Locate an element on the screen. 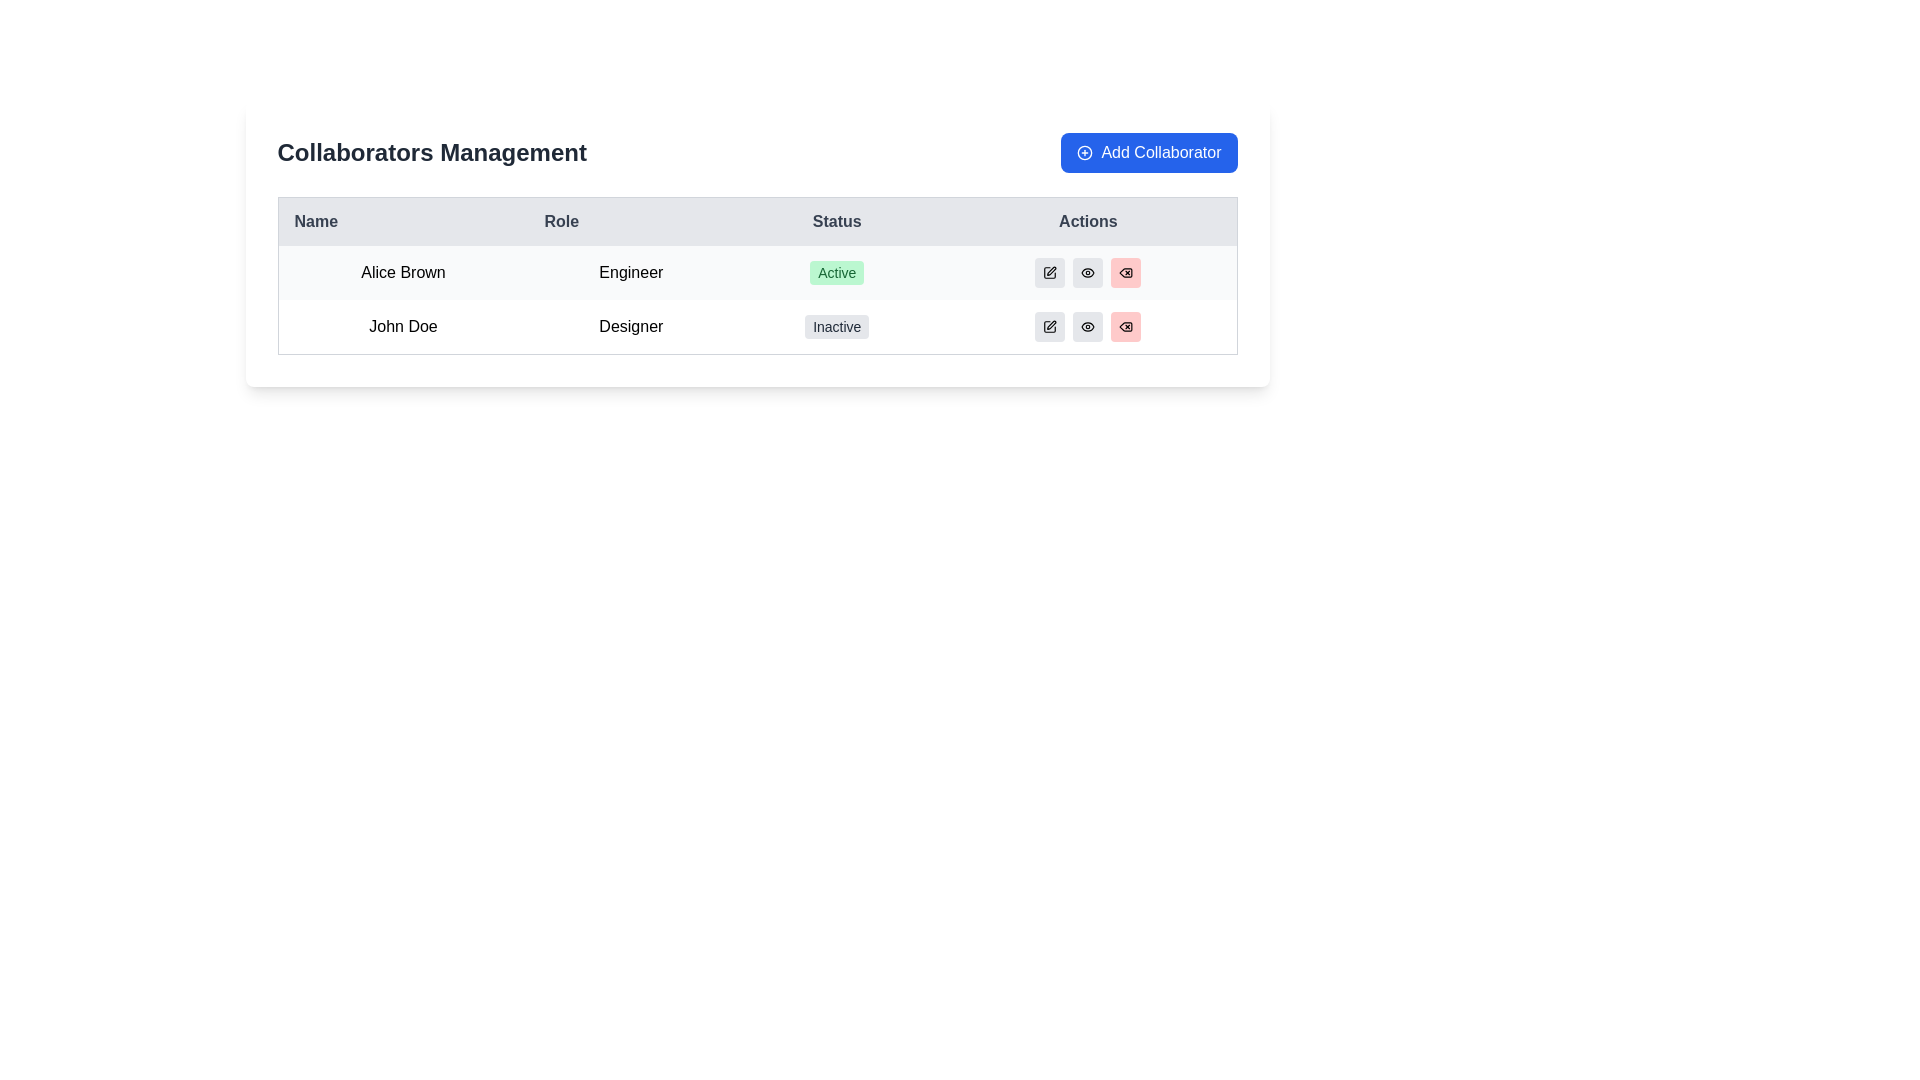 Image resolution: width=1920 pixels, height=1080 pixels. the 'view' icon button located in the 'Actions' column of the second row of the table under 'Collaborators Management' is located at coordinates (1087, 326).